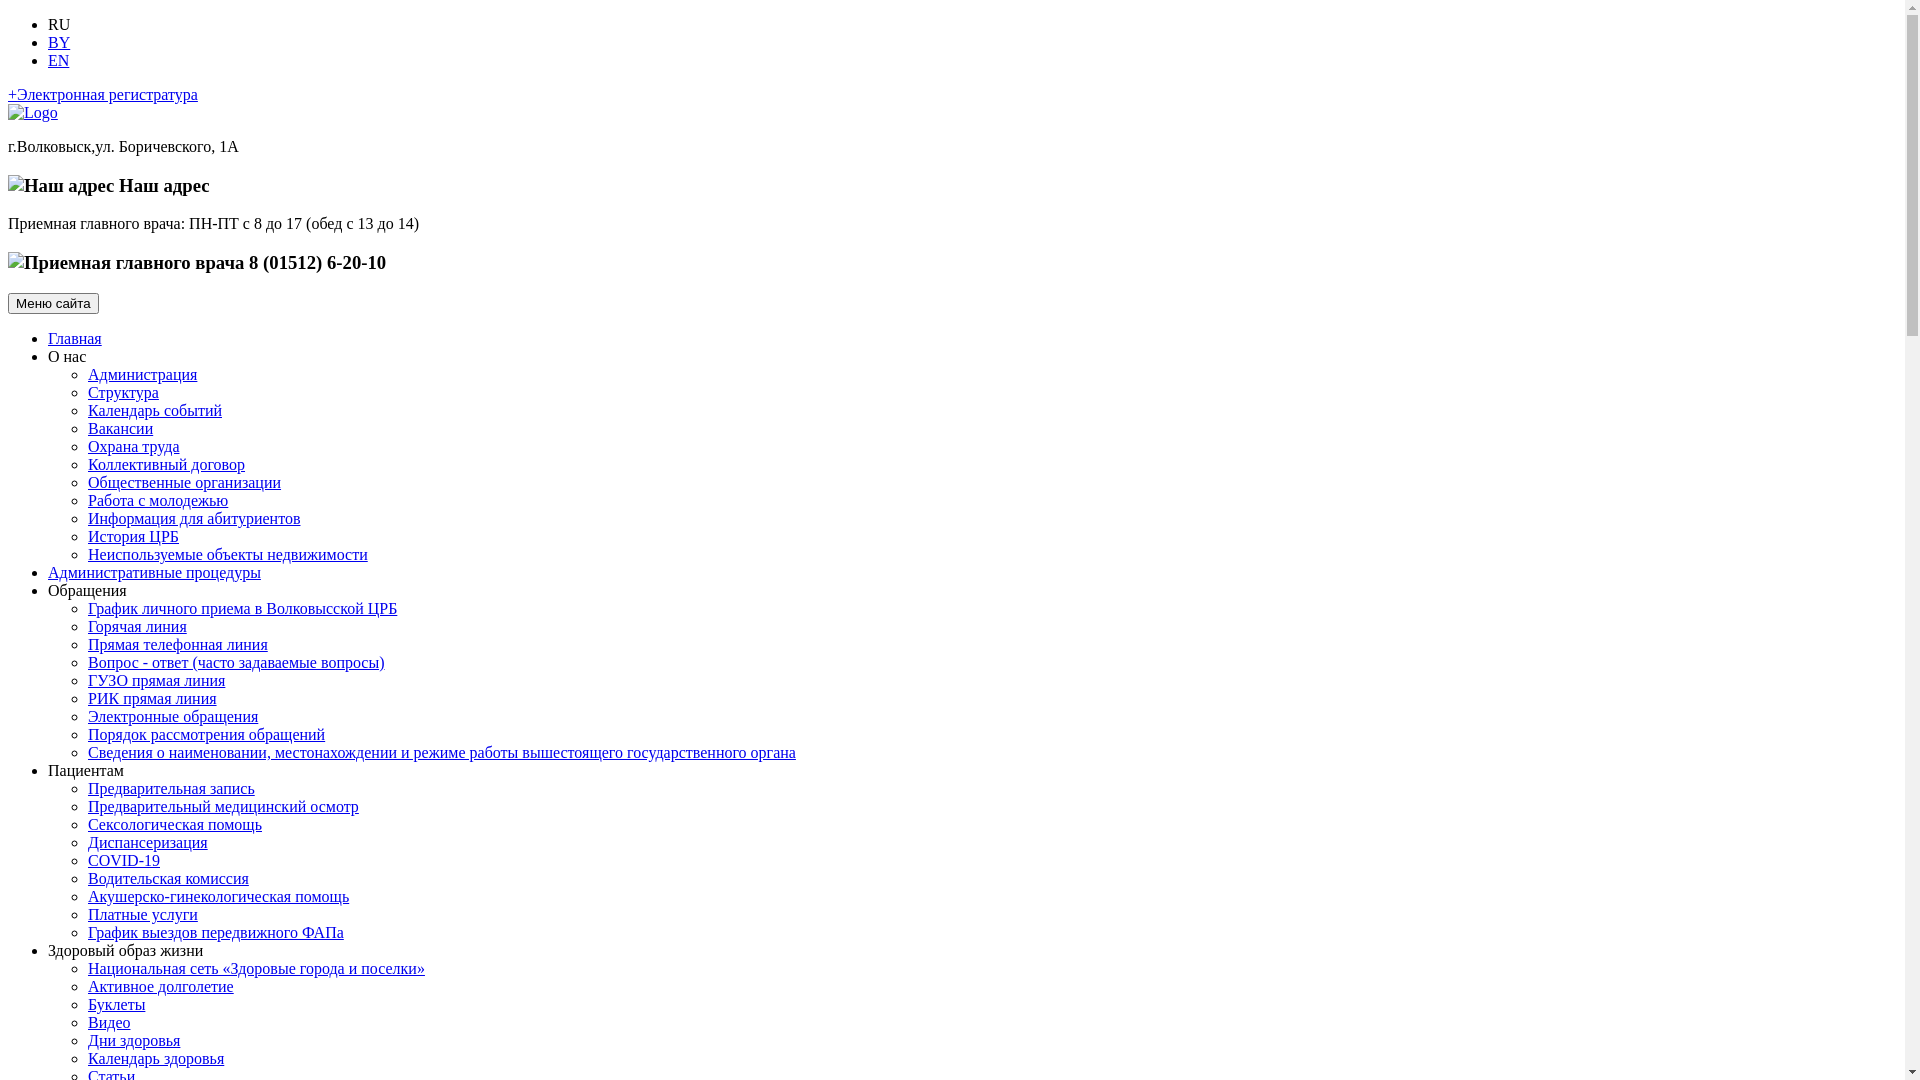 The height and width of the screenshot is (1080, 1920). I want to click on 'EN', so click(58, 59).